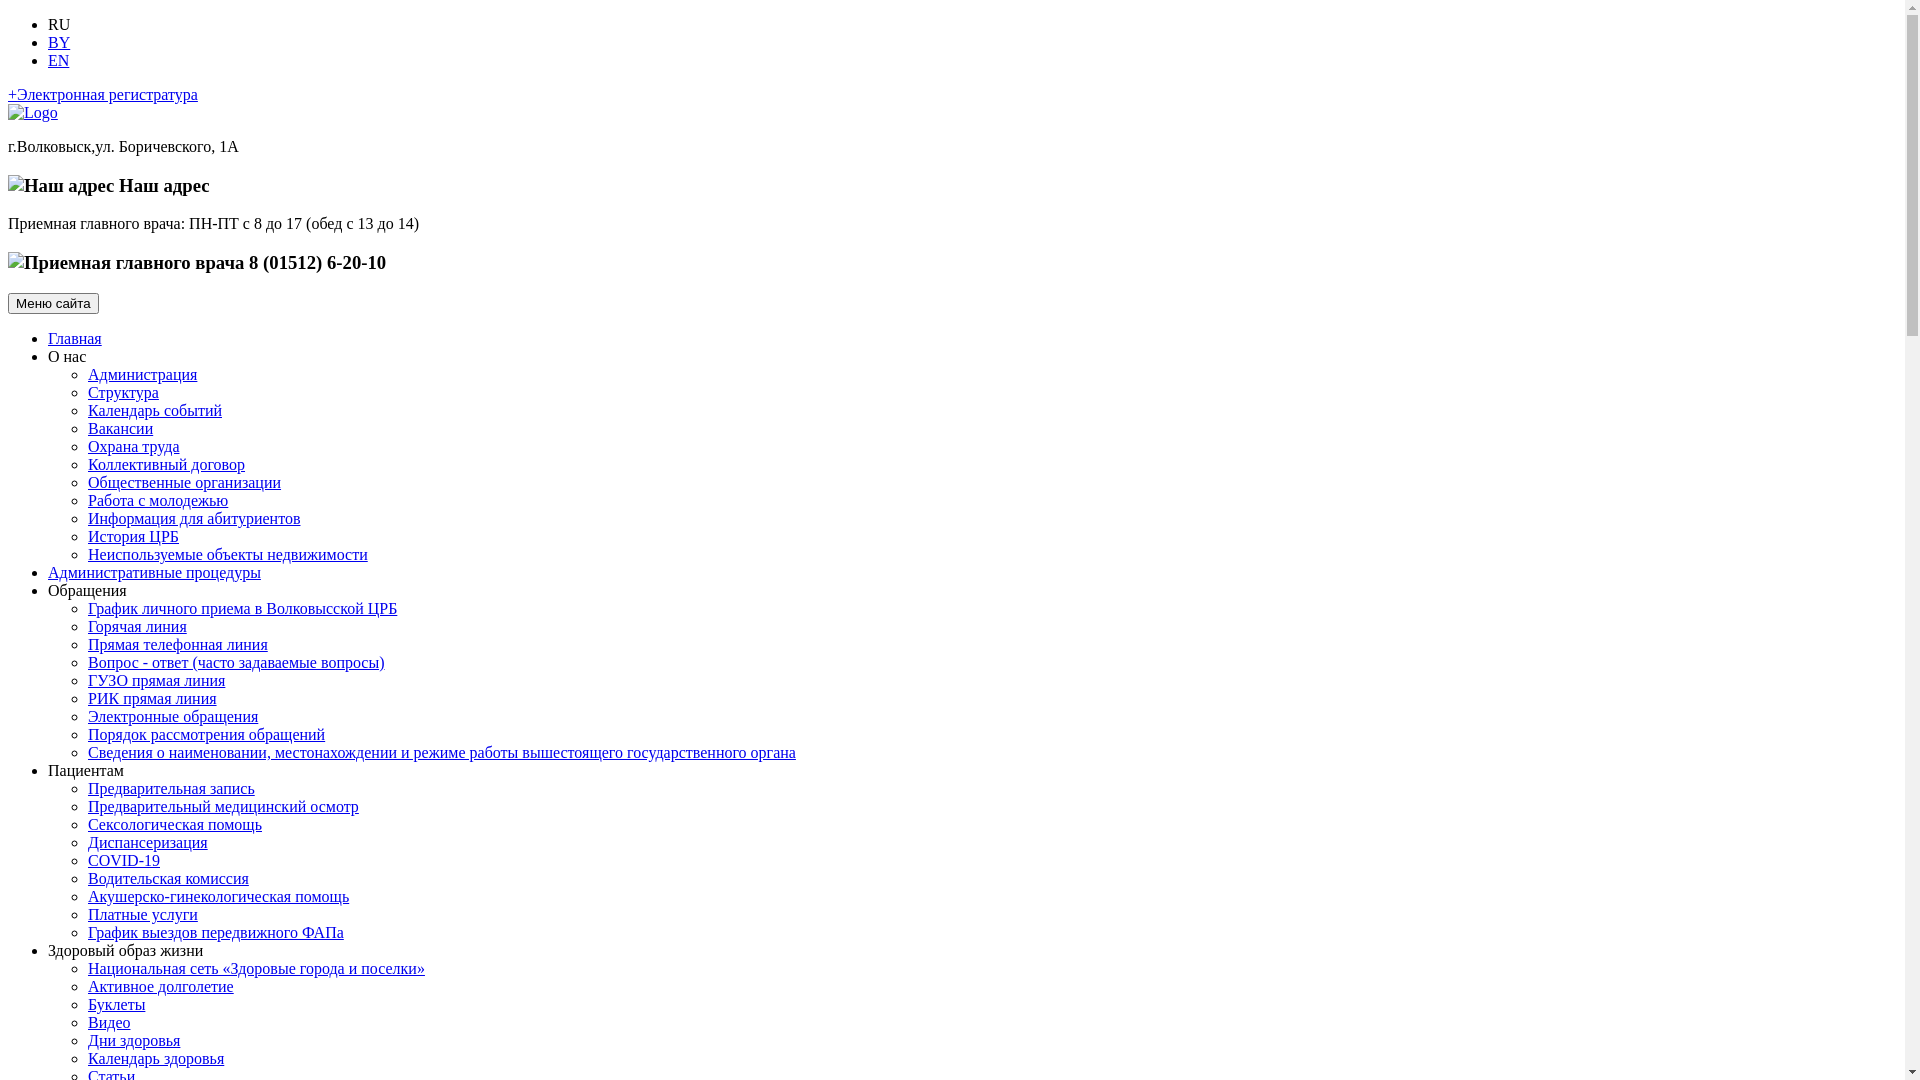 The height and width of the screenshot is (1080, 1920). I want to click on 'EN', so click(58, 59).